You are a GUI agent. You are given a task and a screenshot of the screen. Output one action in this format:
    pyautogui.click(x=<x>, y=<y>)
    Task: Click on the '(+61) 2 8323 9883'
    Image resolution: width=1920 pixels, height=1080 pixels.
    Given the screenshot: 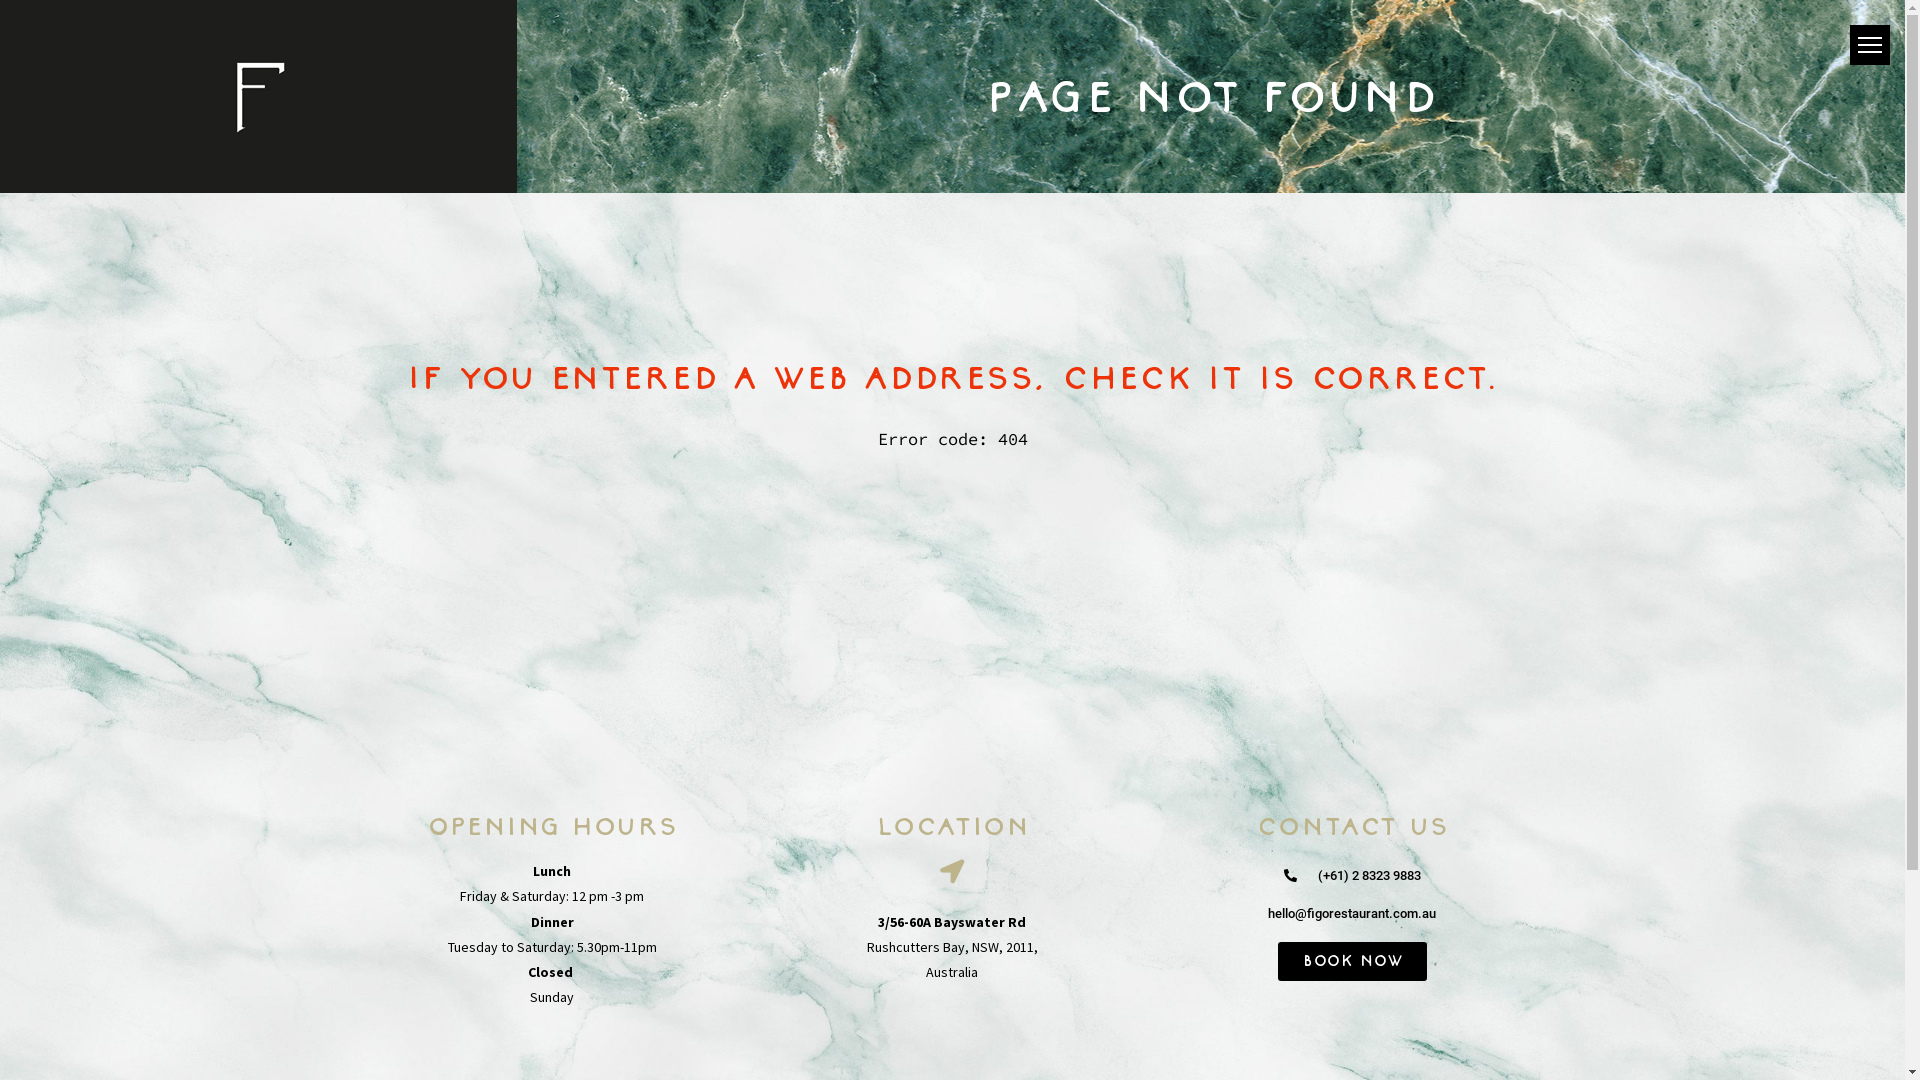 What is the action you would take?
    pyautogui.click(x=1352, y=874)
    